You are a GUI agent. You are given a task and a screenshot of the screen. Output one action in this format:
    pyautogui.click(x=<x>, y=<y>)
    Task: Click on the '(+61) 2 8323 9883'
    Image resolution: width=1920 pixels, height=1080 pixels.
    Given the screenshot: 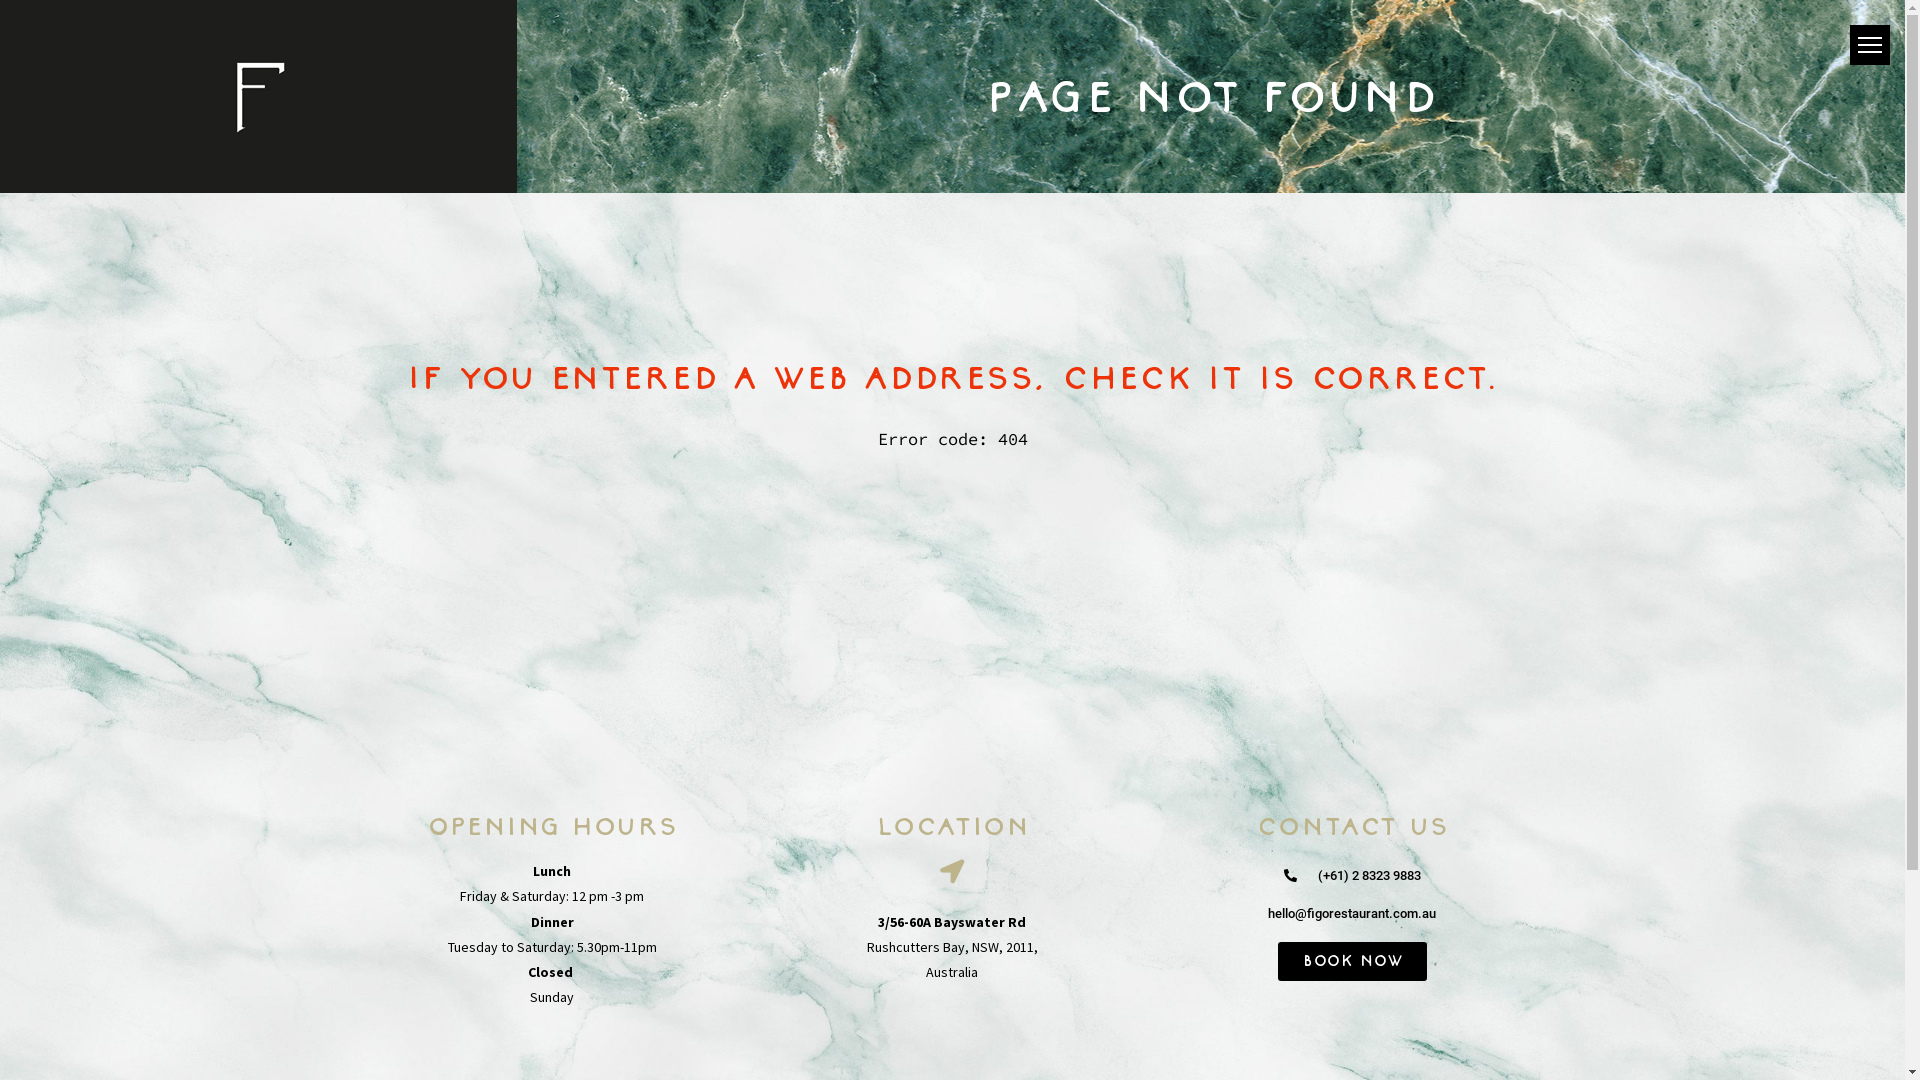 What is the action you would take?
    pyautogui.click(x=1352, y=874)
    